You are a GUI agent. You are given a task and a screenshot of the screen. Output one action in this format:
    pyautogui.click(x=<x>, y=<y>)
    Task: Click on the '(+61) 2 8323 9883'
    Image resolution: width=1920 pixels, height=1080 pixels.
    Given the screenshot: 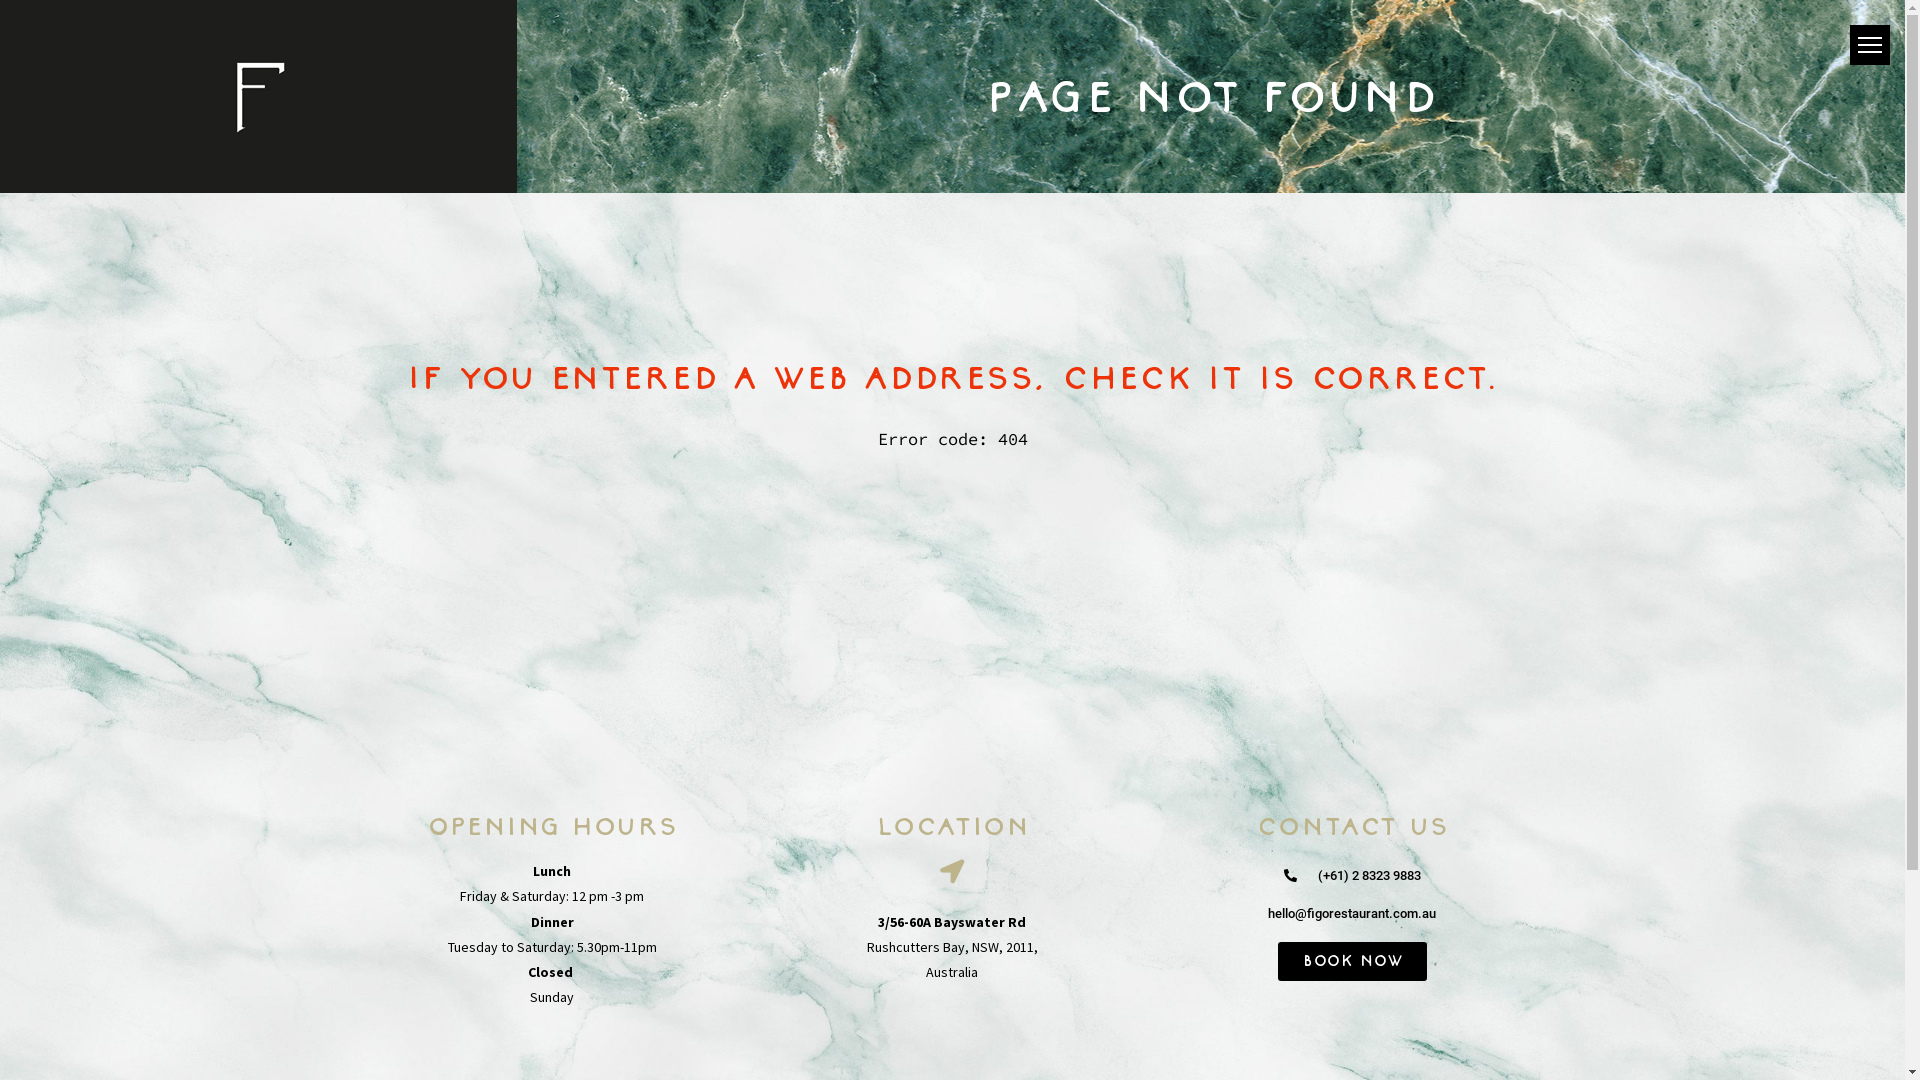 What is the action you would take?
    pyautogui.click(x=1352, y=874)
    